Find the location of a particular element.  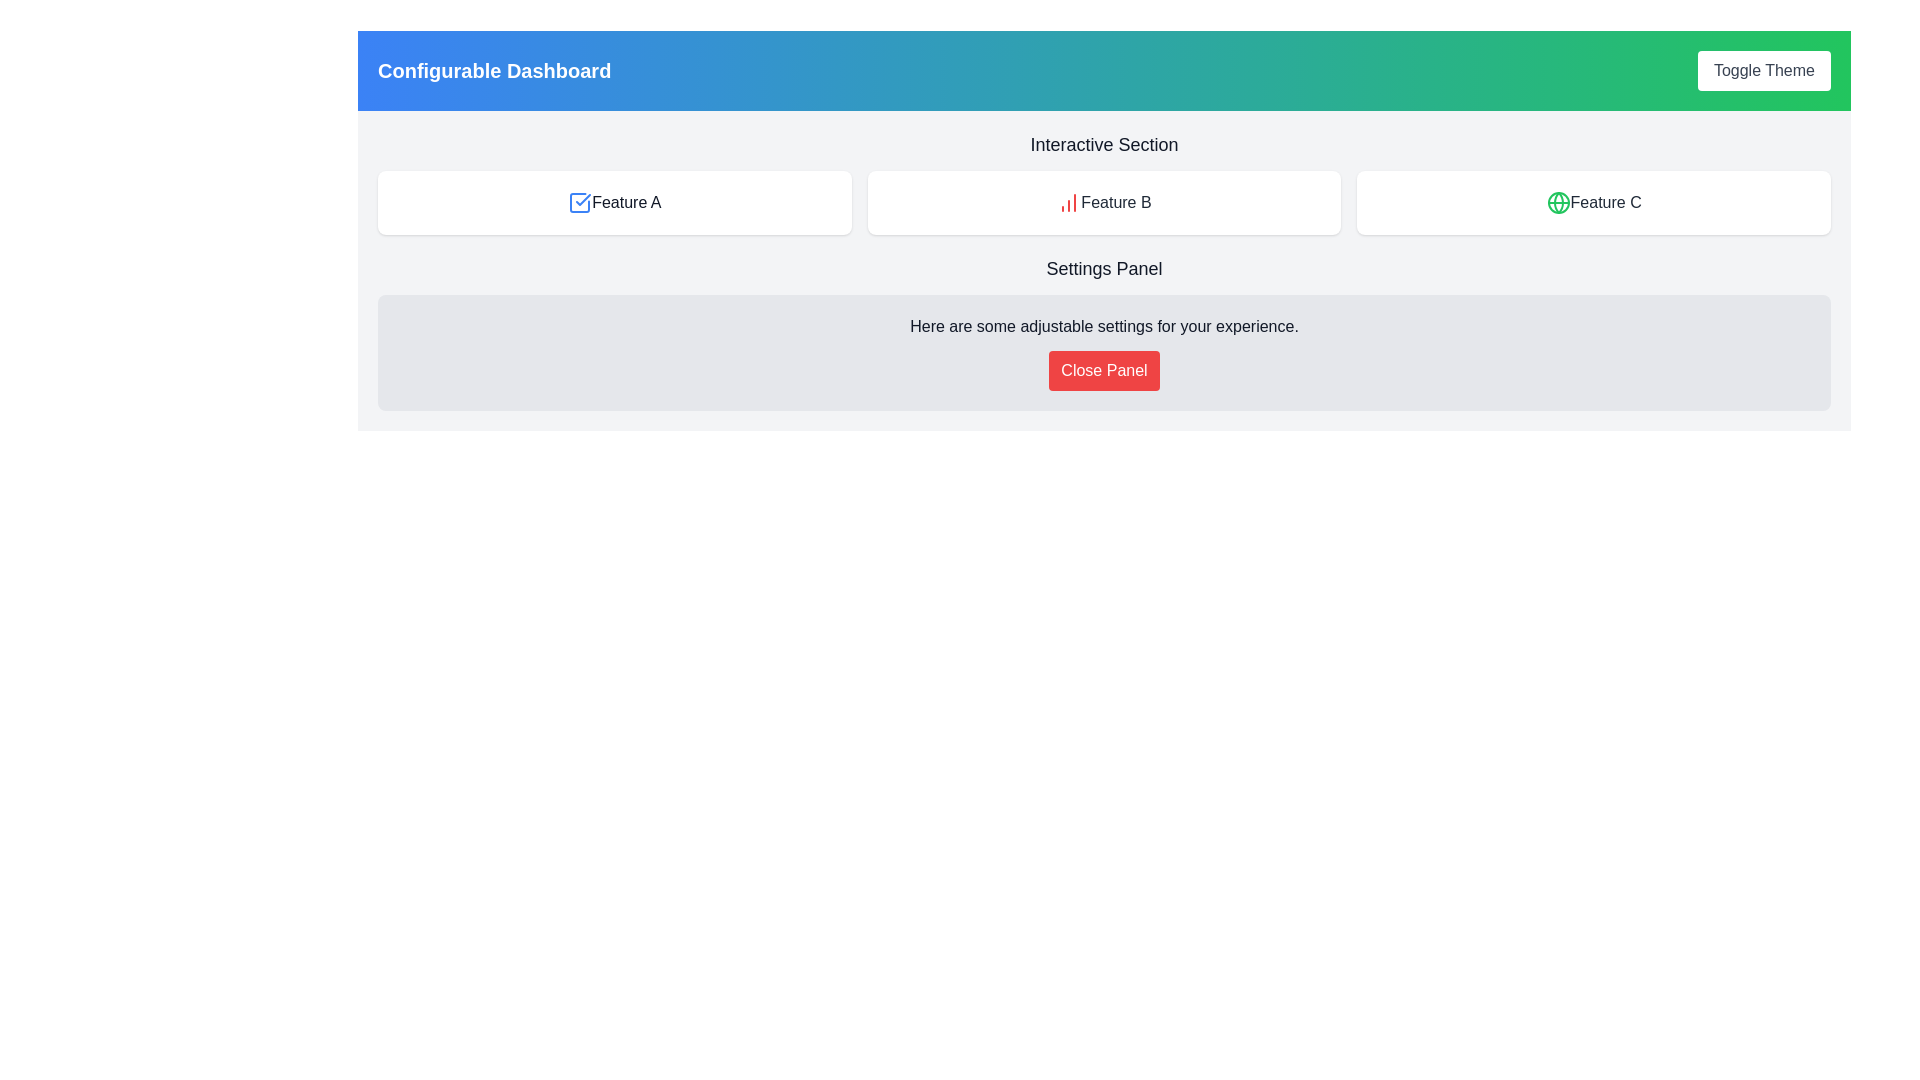

the decorative circle within the globe icon located next to the label 'Feature C' in the top interface section is located at coordinates (1557, 203).